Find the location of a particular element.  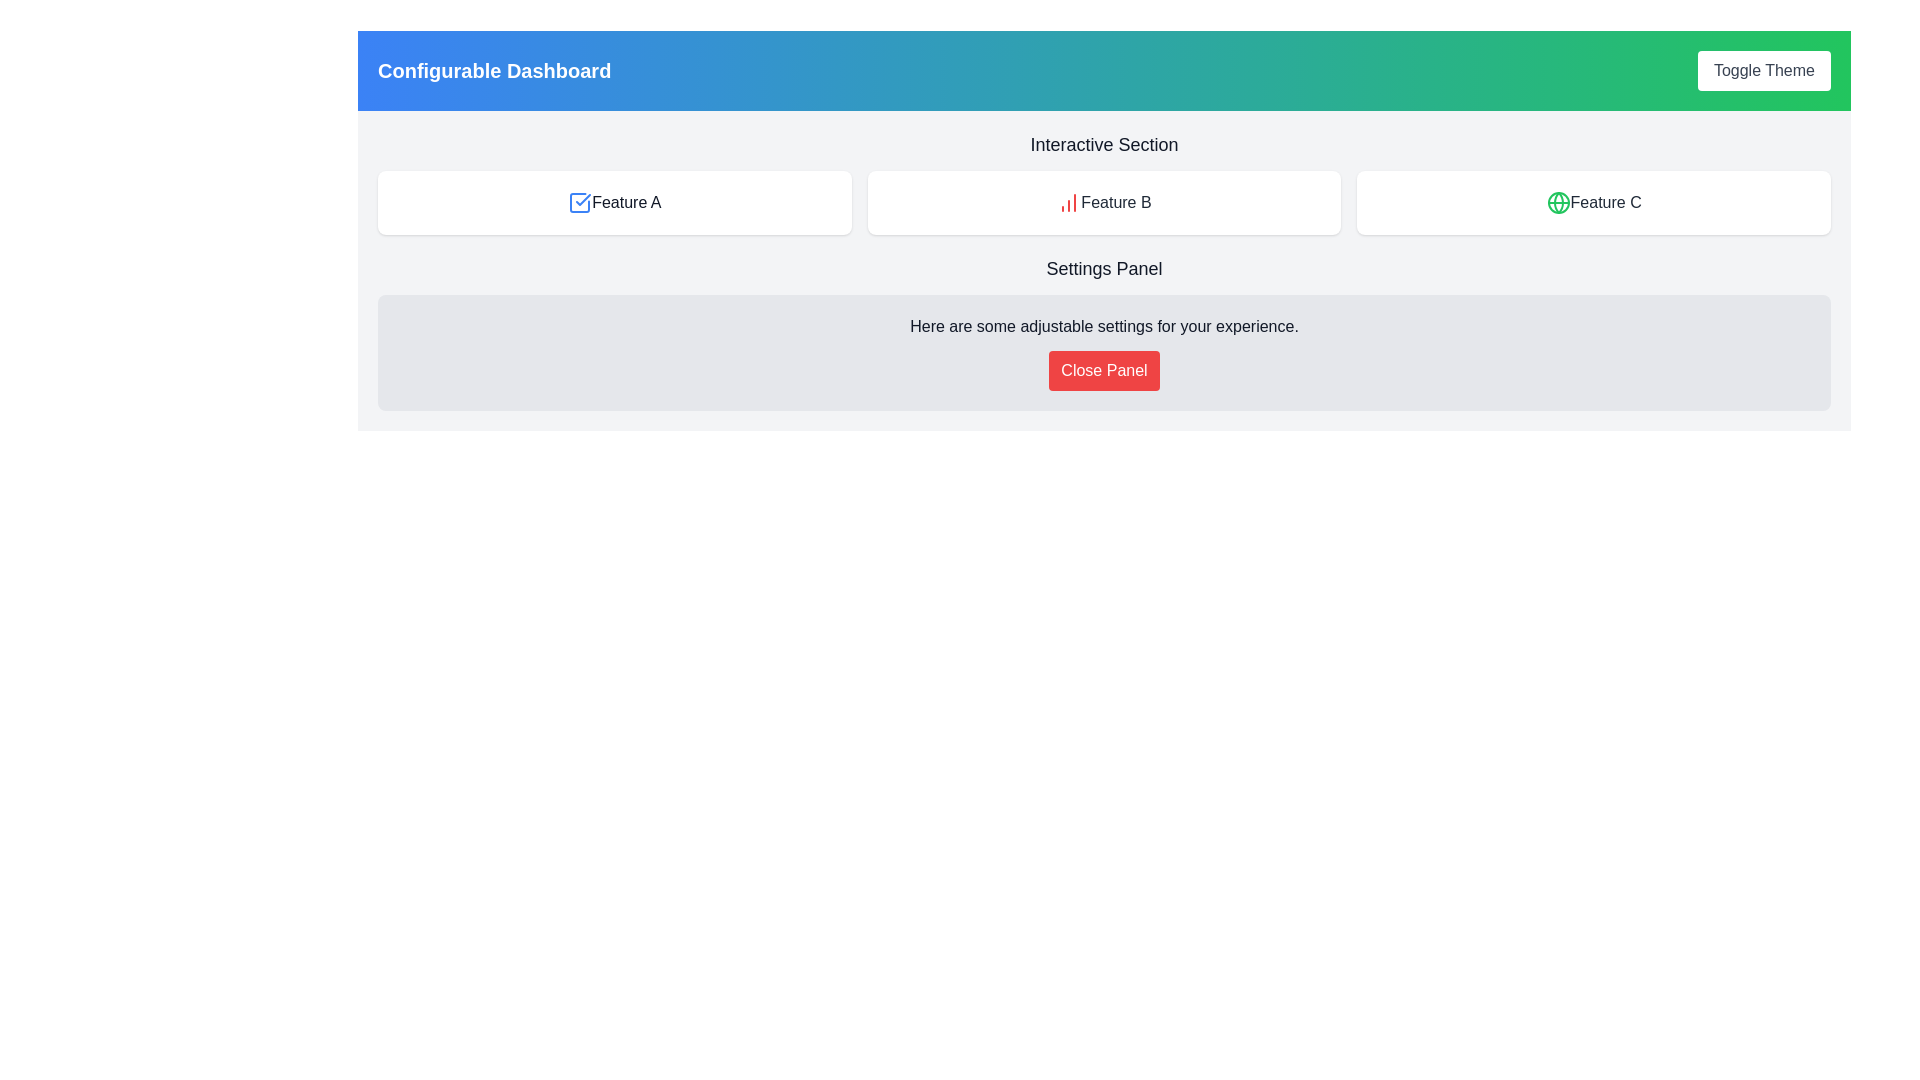

the decorative circle within the globe icon located next to the label 'Feature C' in the top interface section is located at coordinates (1557, 203).